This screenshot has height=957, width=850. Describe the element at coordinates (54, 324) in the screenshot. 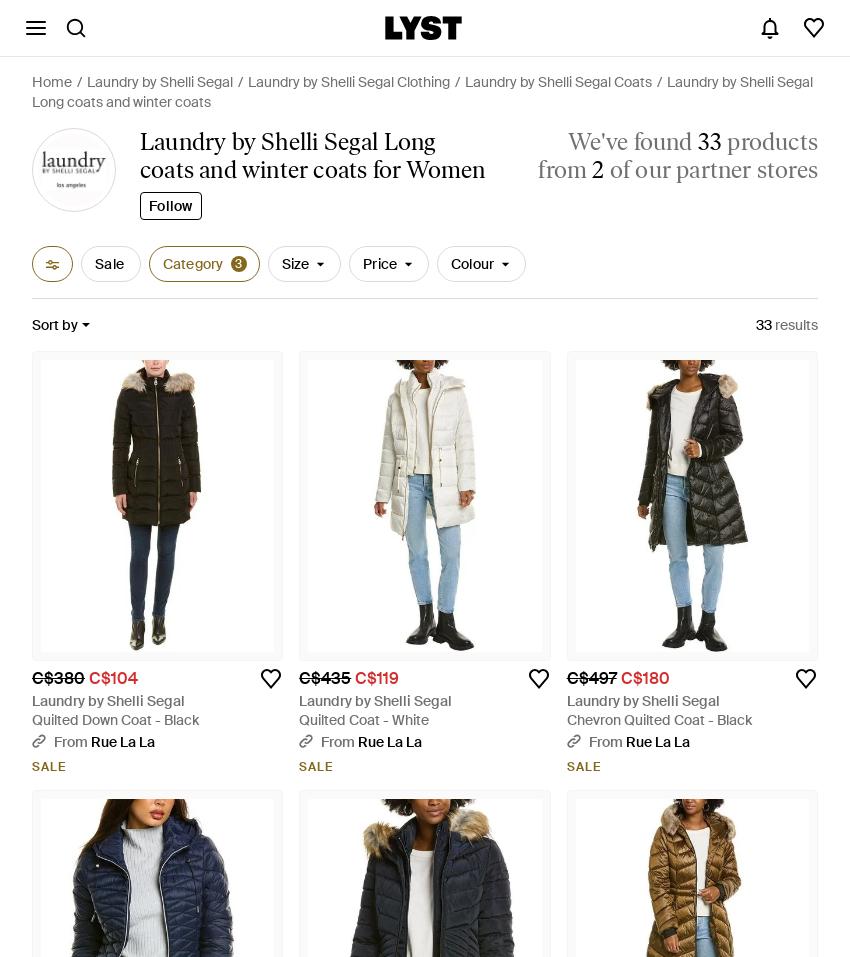

I see `'Sort by'` at that location.